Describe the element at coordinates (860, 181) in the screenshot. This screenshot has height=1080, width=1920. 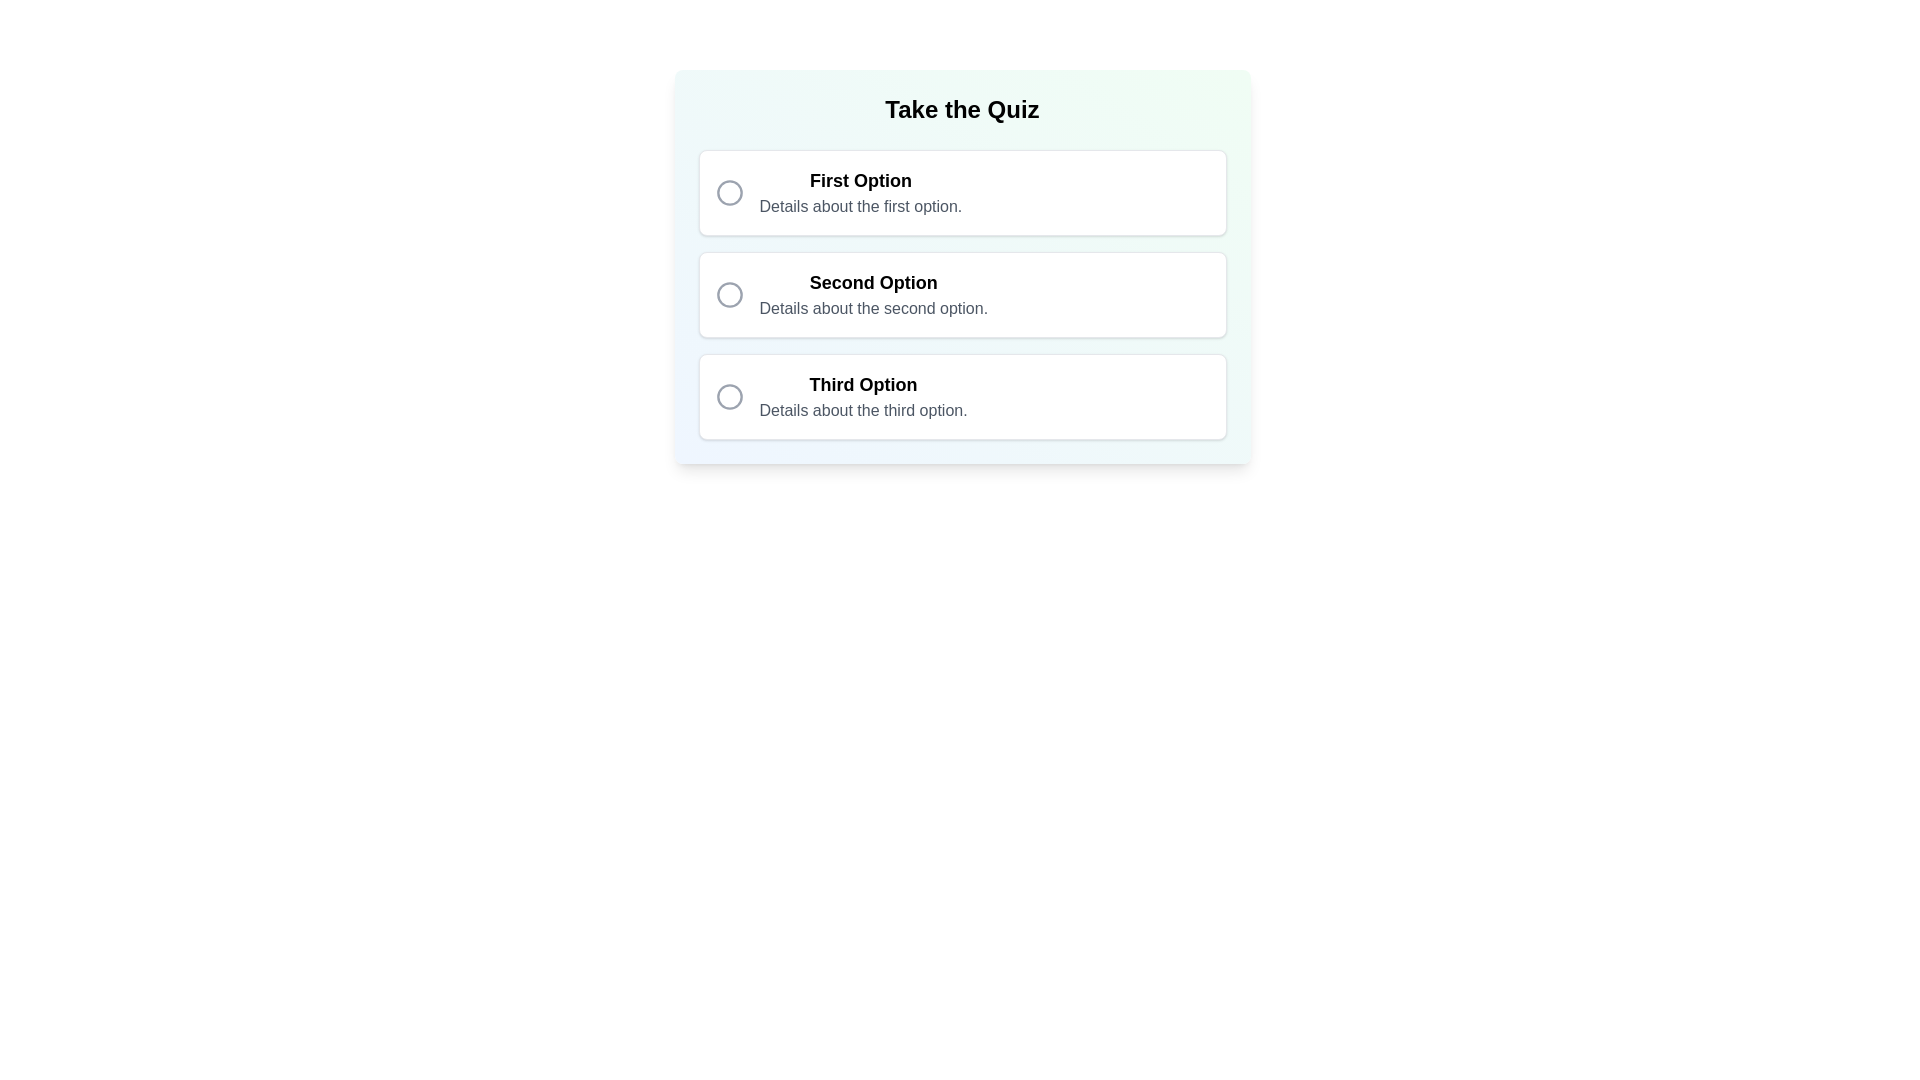
I see `the text label that serves as the title for the first selectable option in the group, which is located at the top of the vertical stack of options` at that location.